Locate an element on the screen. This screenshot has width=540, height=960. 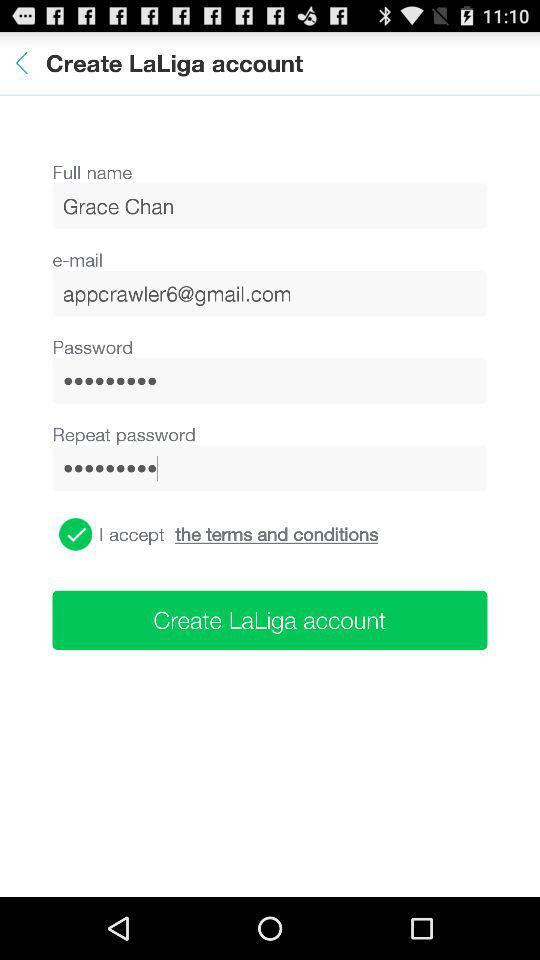
accepts terms is located at coordinates (74, 533).